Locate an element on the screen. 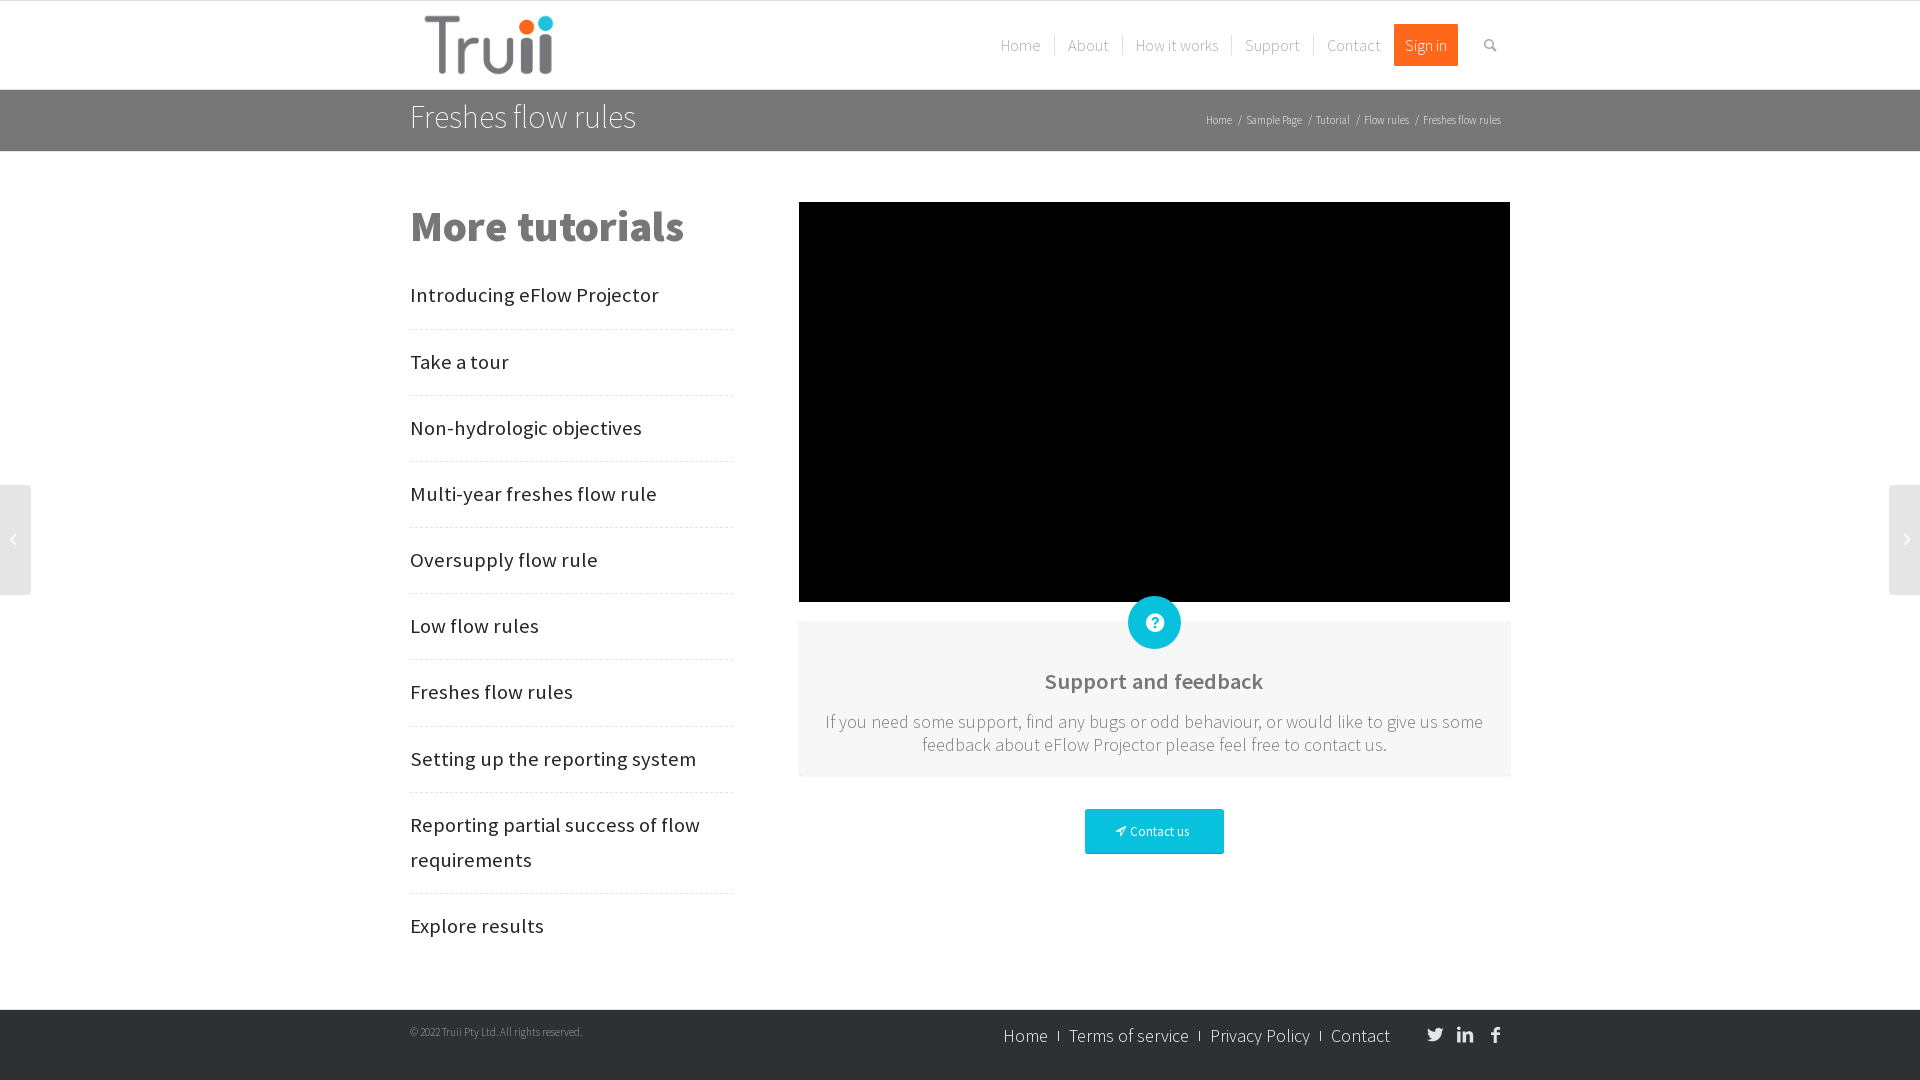 The image size is (1920, 1080). 'Home' is located at coordinates (1025, 1035).